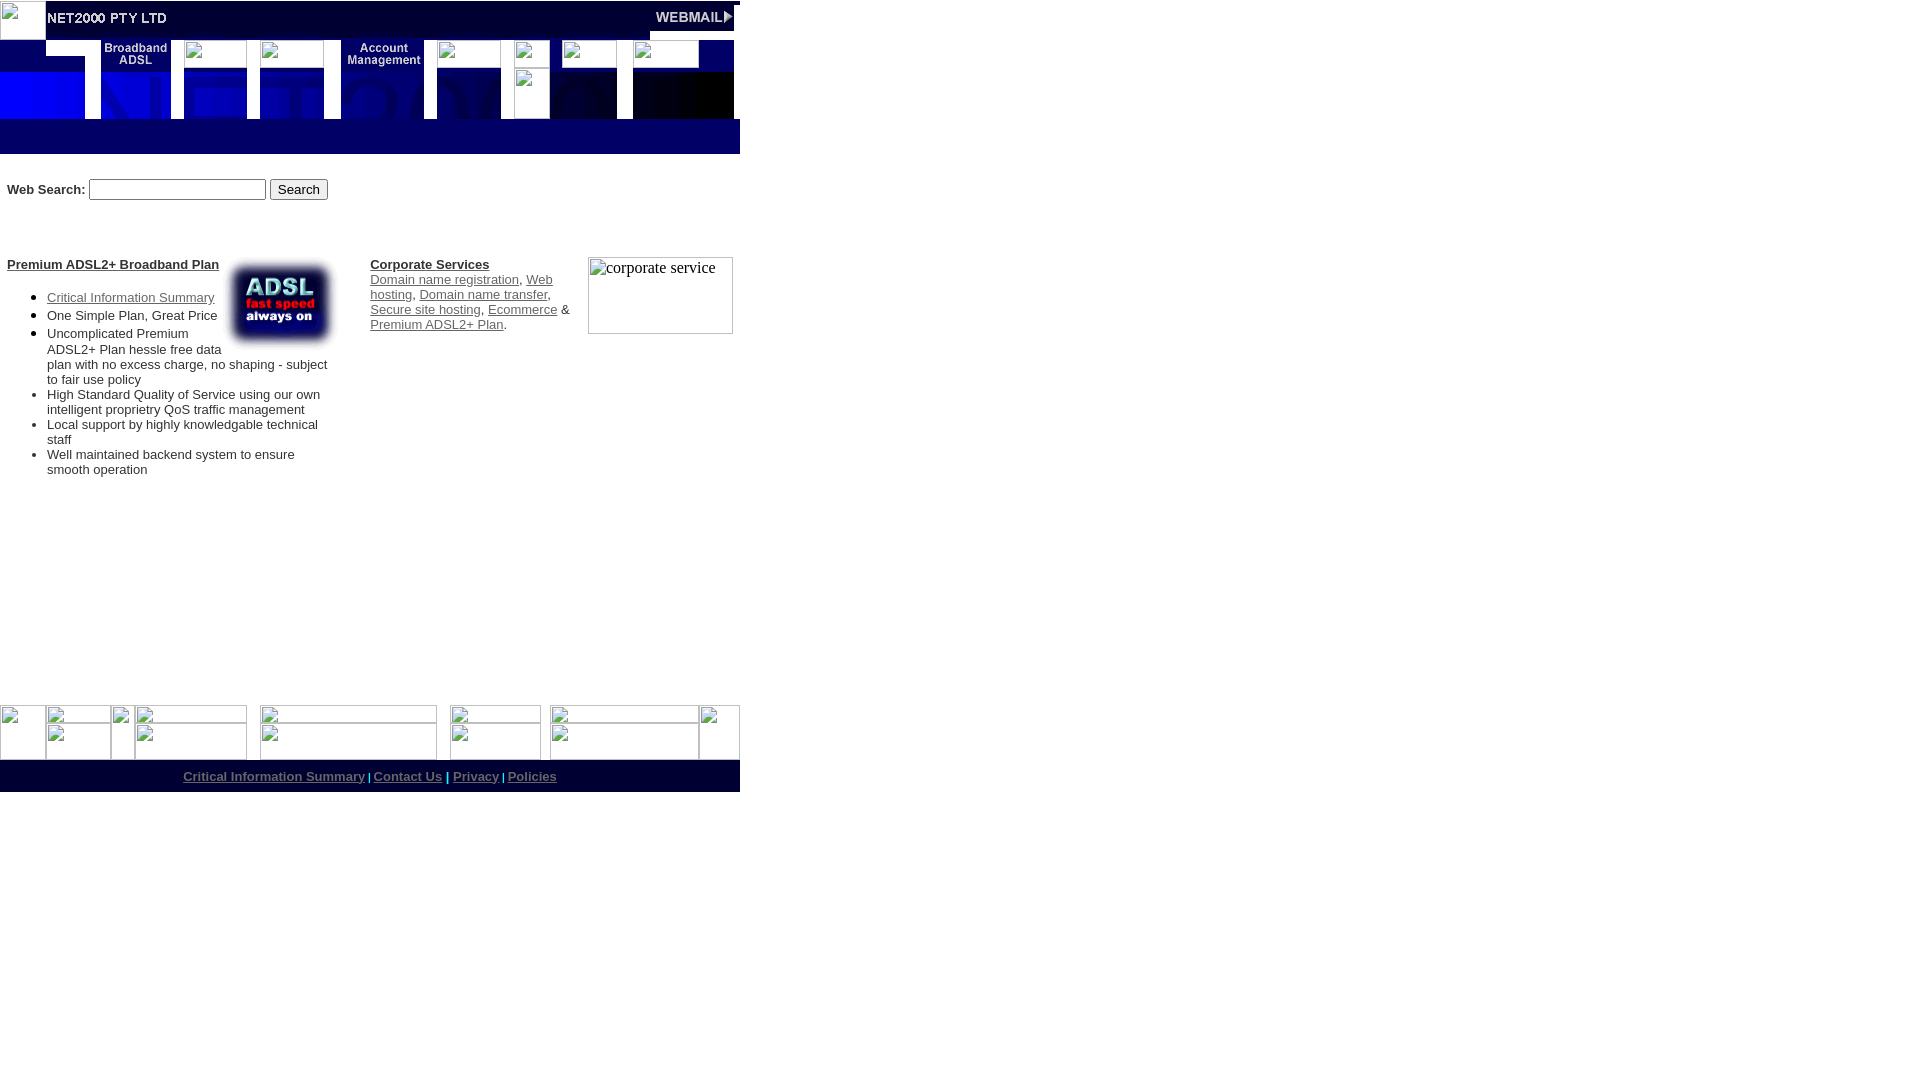 The width and height of the screenshot is (1920, 1080). What do you see at coordinates (460, 286) in the screenshot?
I see `'Web hosting'` at bounding box center [460, 286].